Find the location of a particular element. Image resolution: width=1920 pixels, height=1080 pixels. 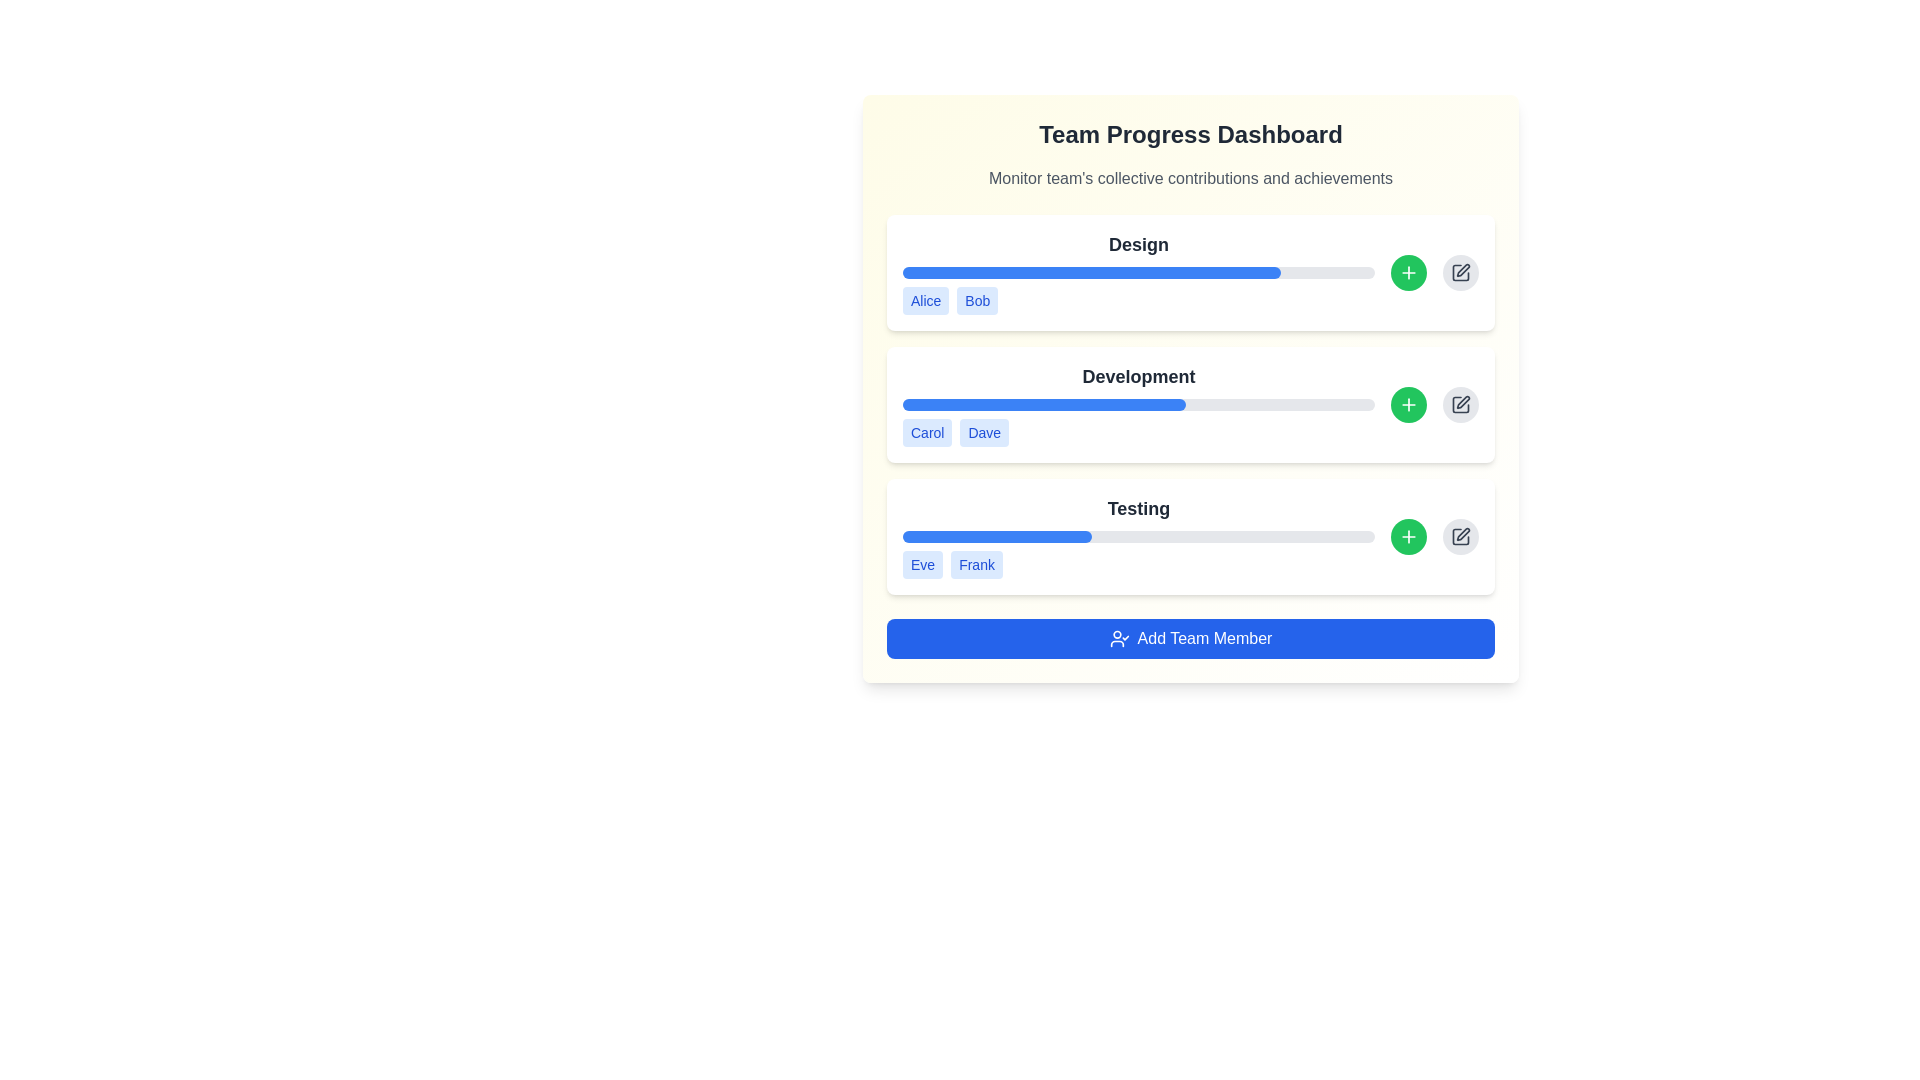

the pencil icon component representing an edit action located at the far right of the 'Development' section is located at coordinates (1463, 402).